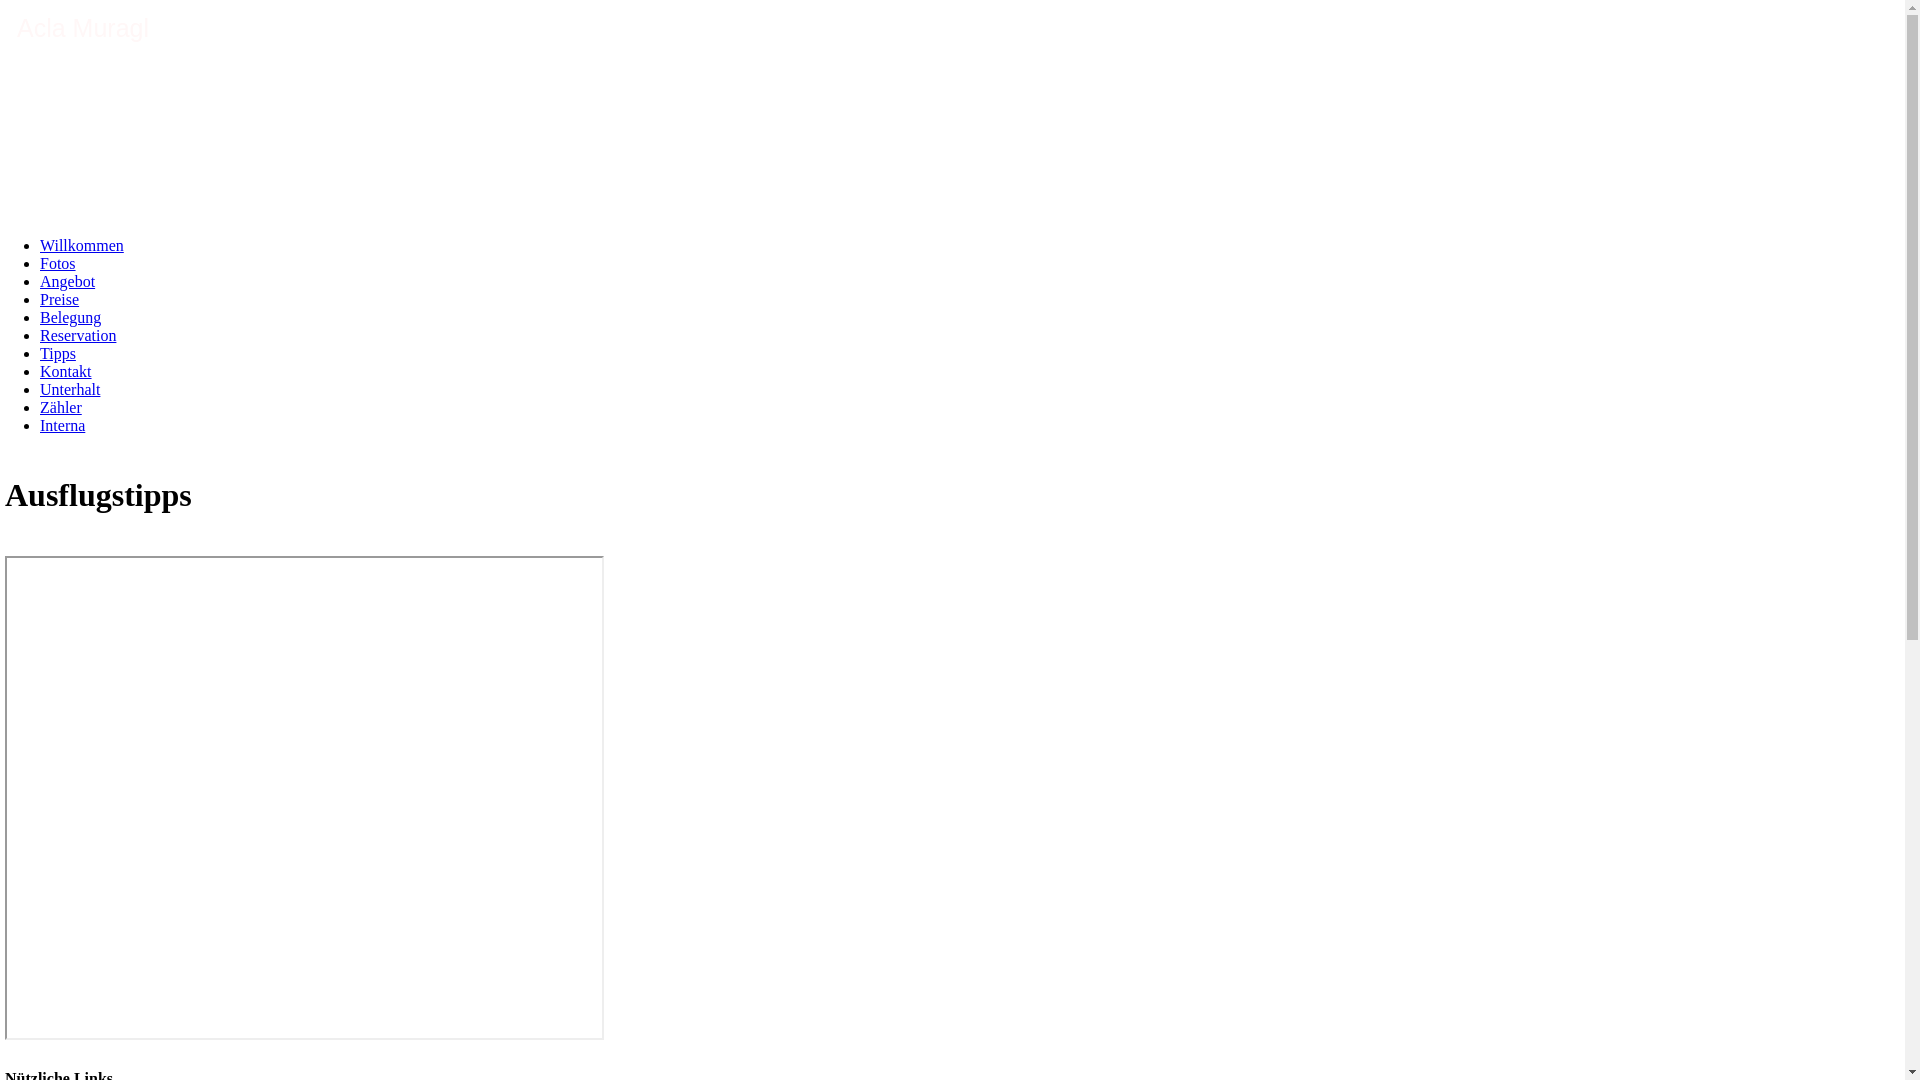 This screenshot has width=1920, height=1080. What do you see at coordinates (67, 281) in the screenshot?
I see `'Angebot'` at bounding box center [67, 281].